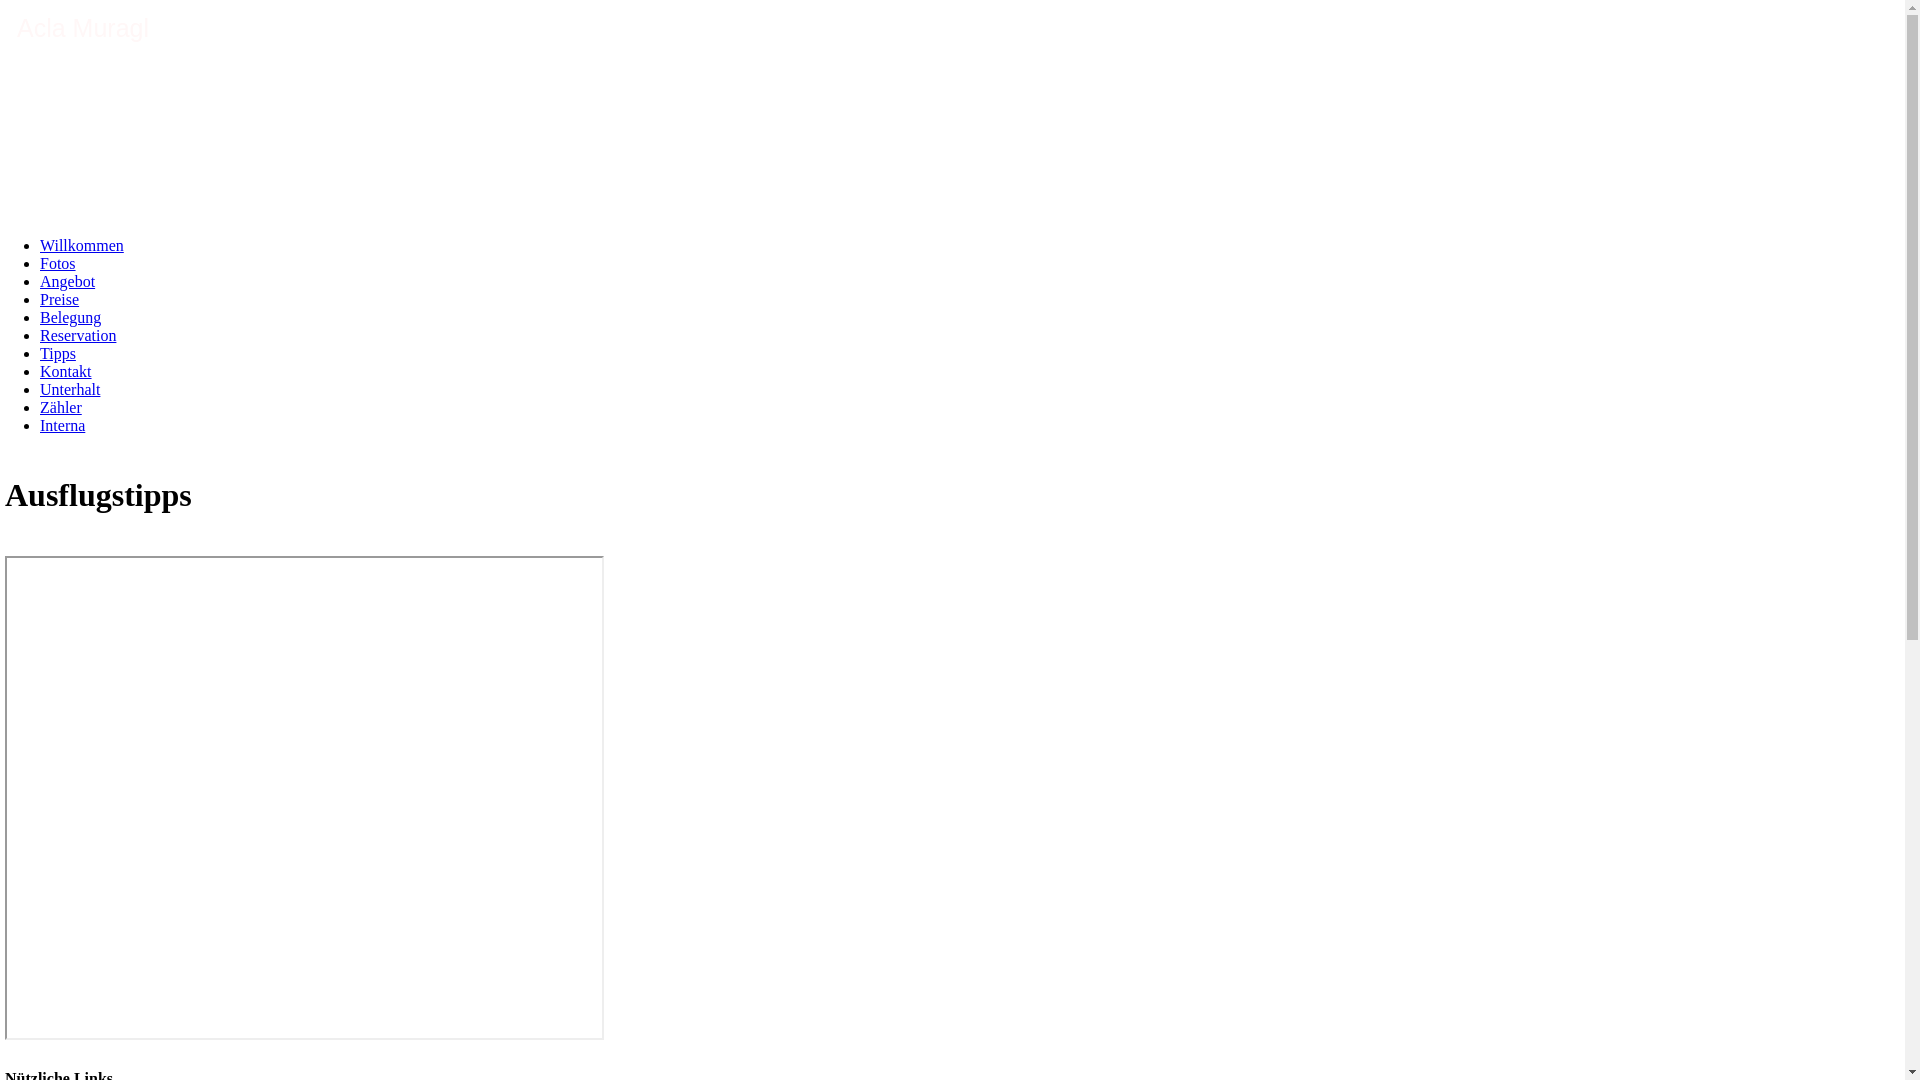 This screenshot has width=1920, height=1080. What do you see at coordinates (67, 281) in the screenshot?
I see `'Angebot'` at bounding box center [67, 281].